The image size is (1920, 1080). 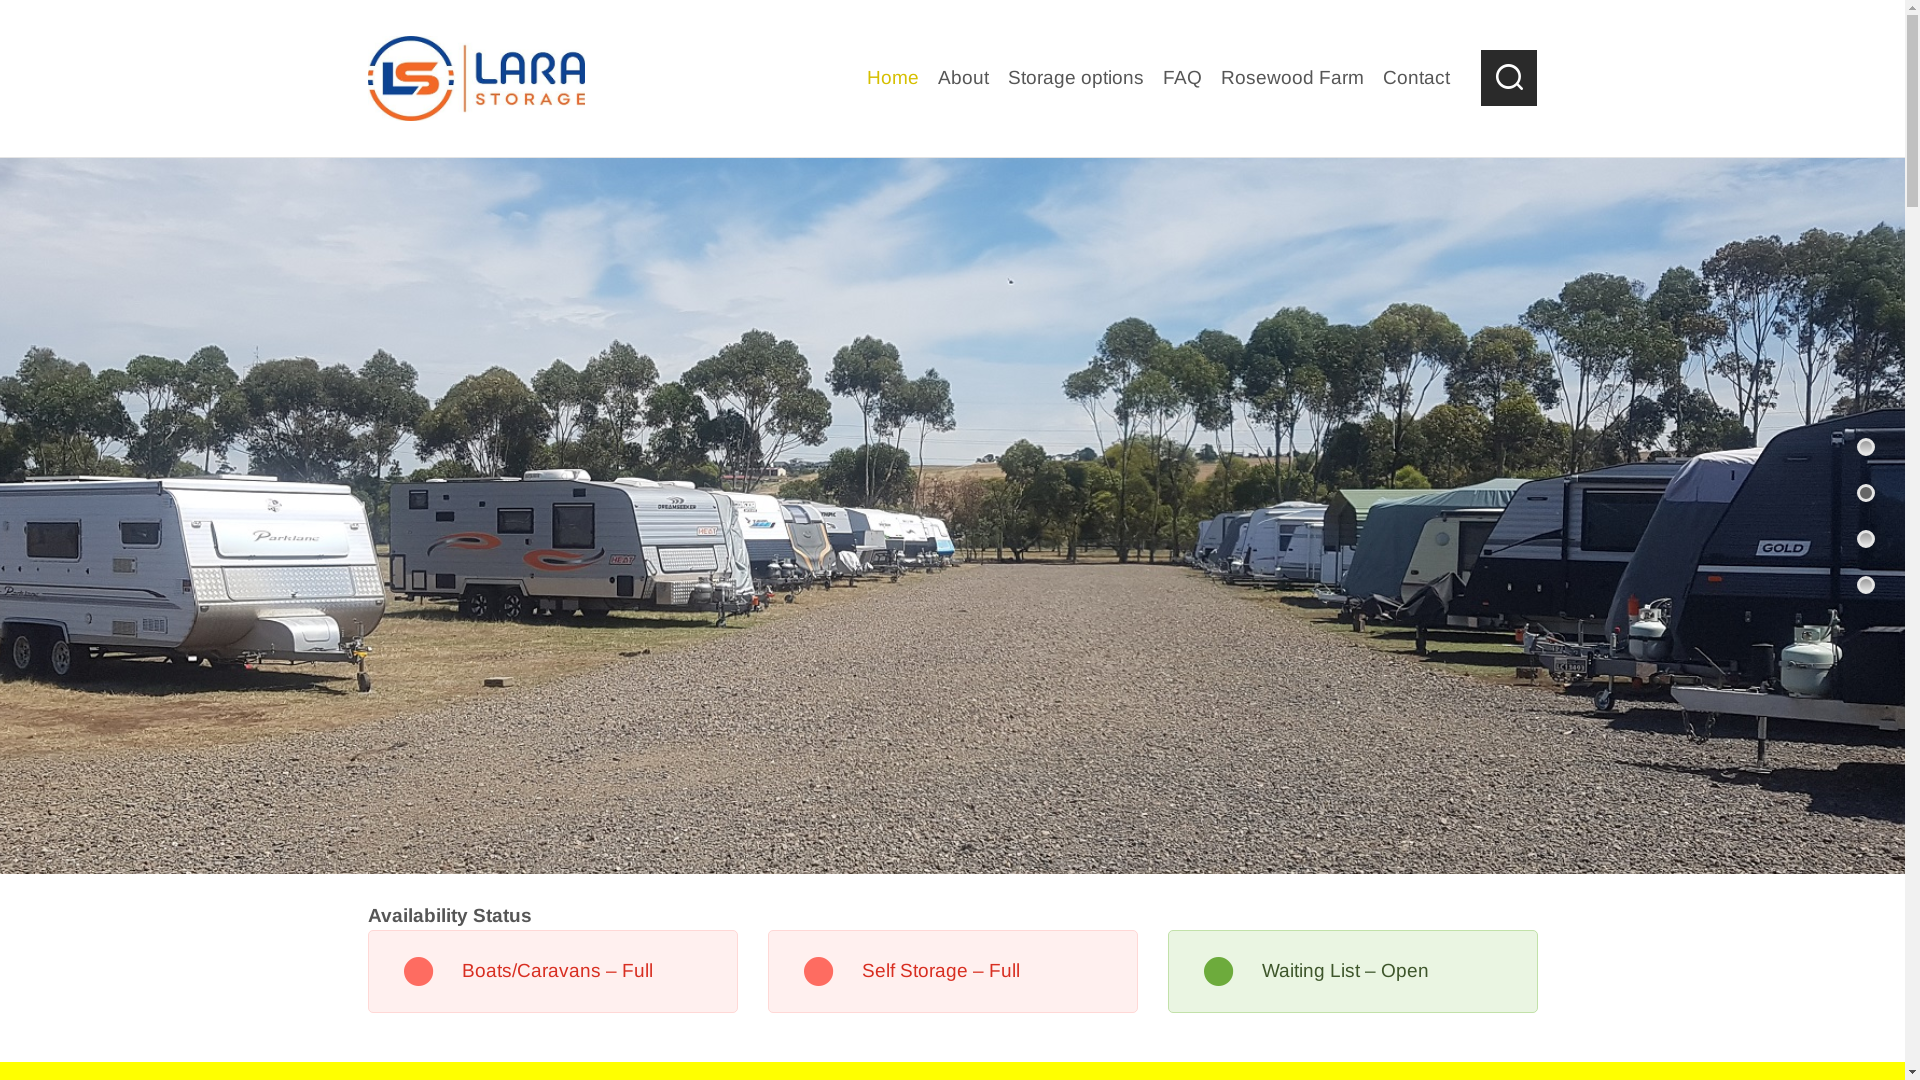 What do you see at coordinates (892, 77) in the screenshot?
I see `'Home'` at bounding box center [892, 77].